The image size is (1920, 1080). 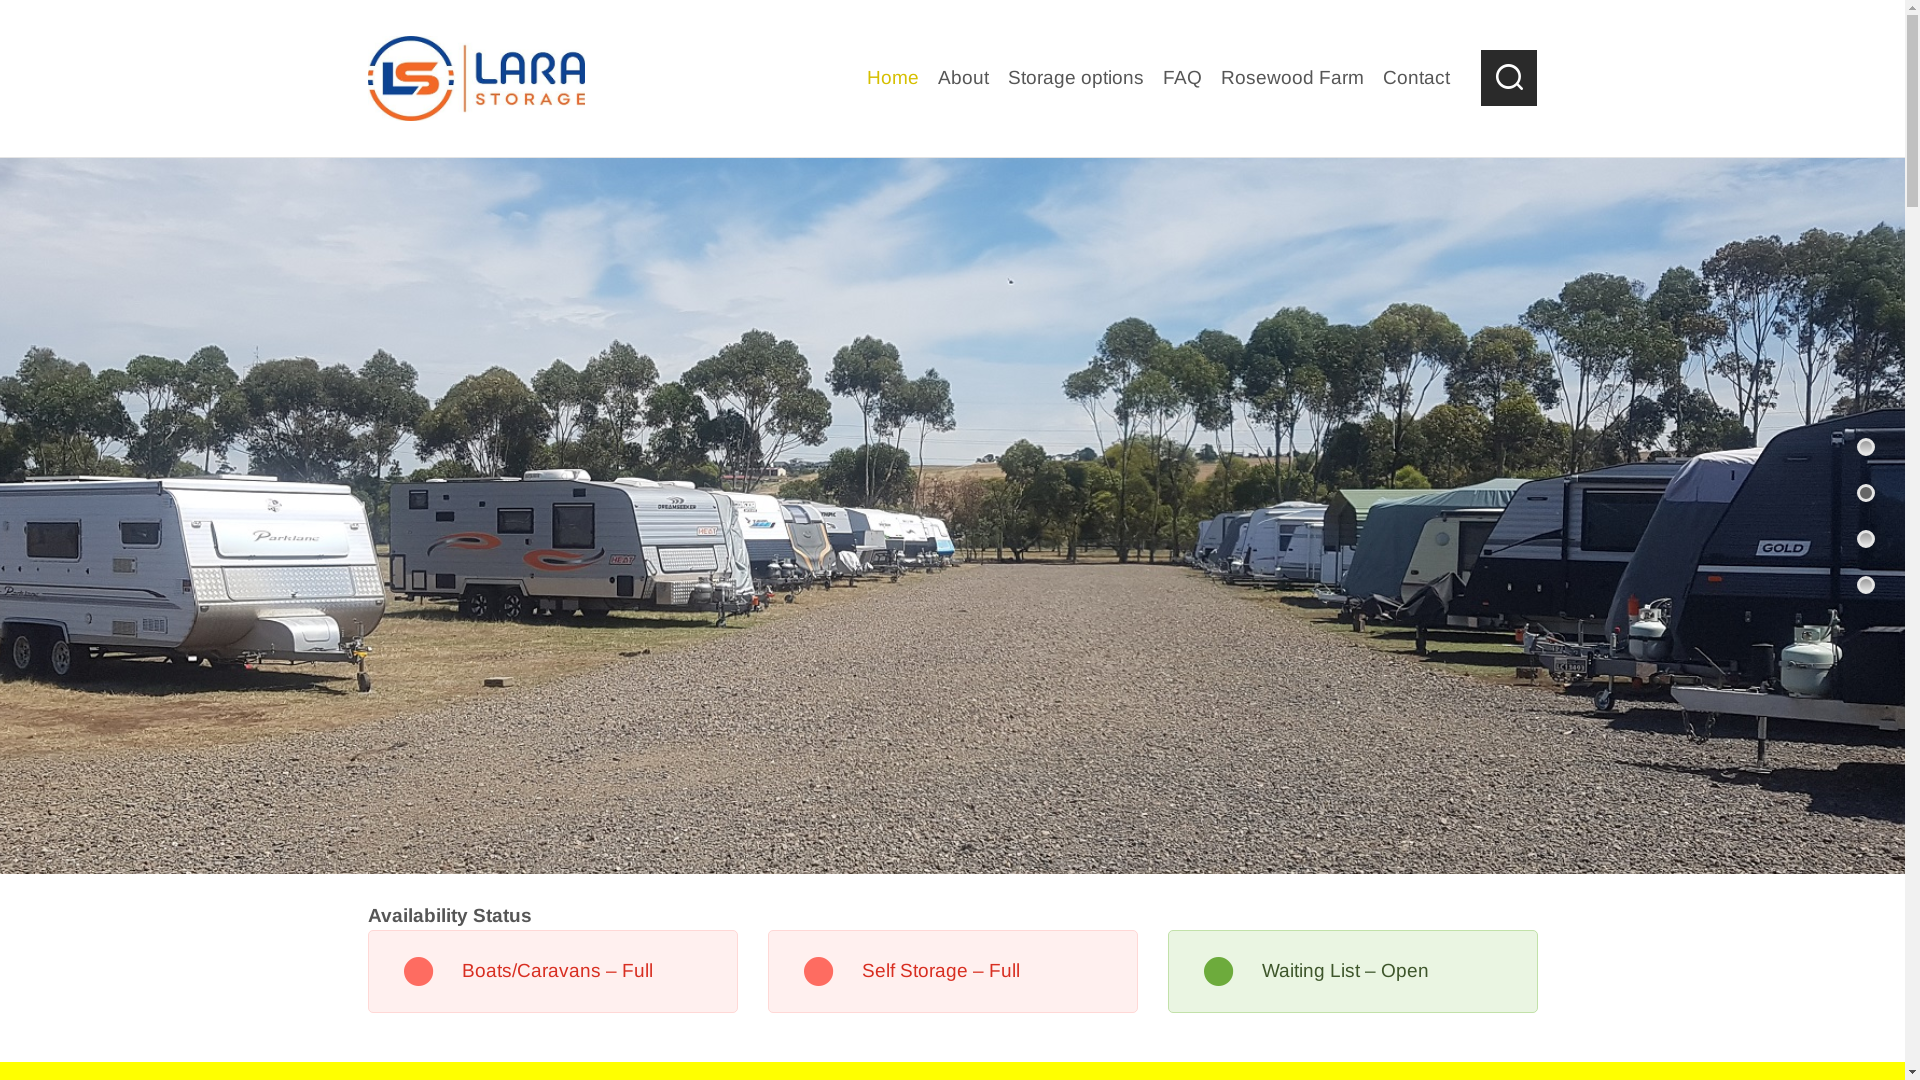 What do you see at coordinates (892, 77) in the screenshot?
I see `'Home'` at bounding box center [892, 77].